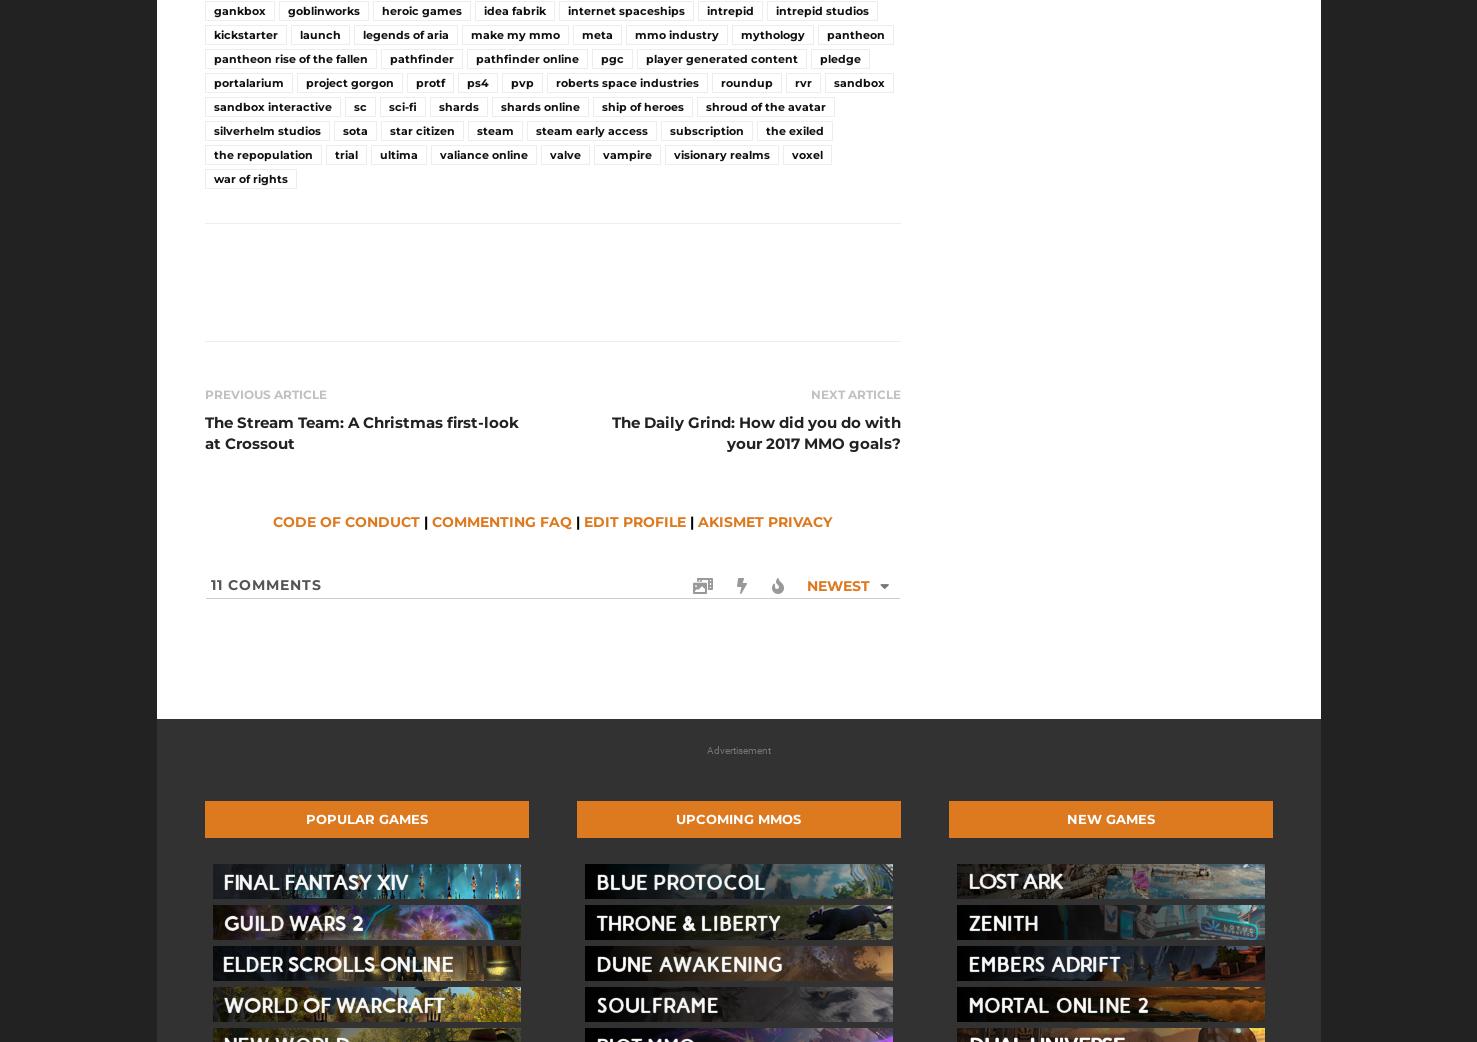 This screenshot has width=1477, height=1042. I want to click on 'pgc', so click(610, 57).